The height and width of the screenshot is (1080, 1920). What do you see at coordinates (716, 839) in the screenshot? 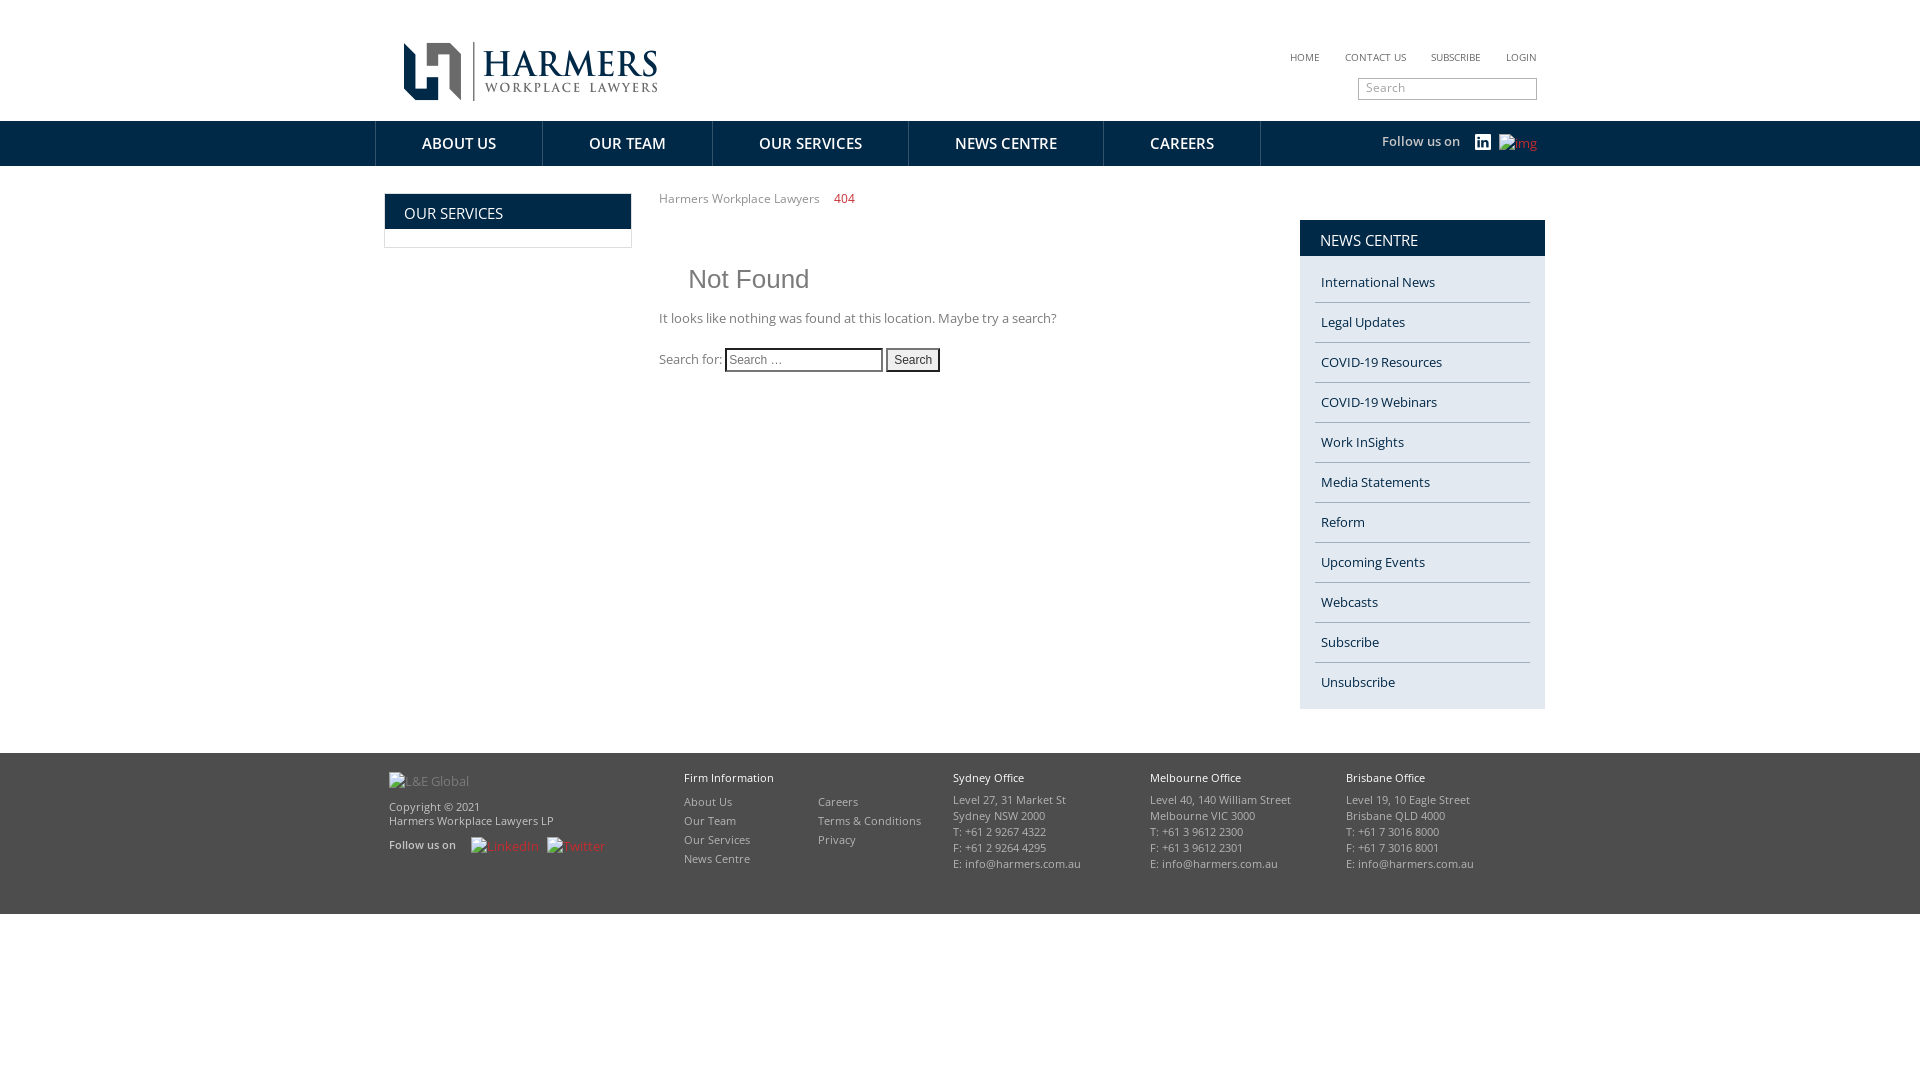
I see `'Our Services'` at bounding box center [716, 839].